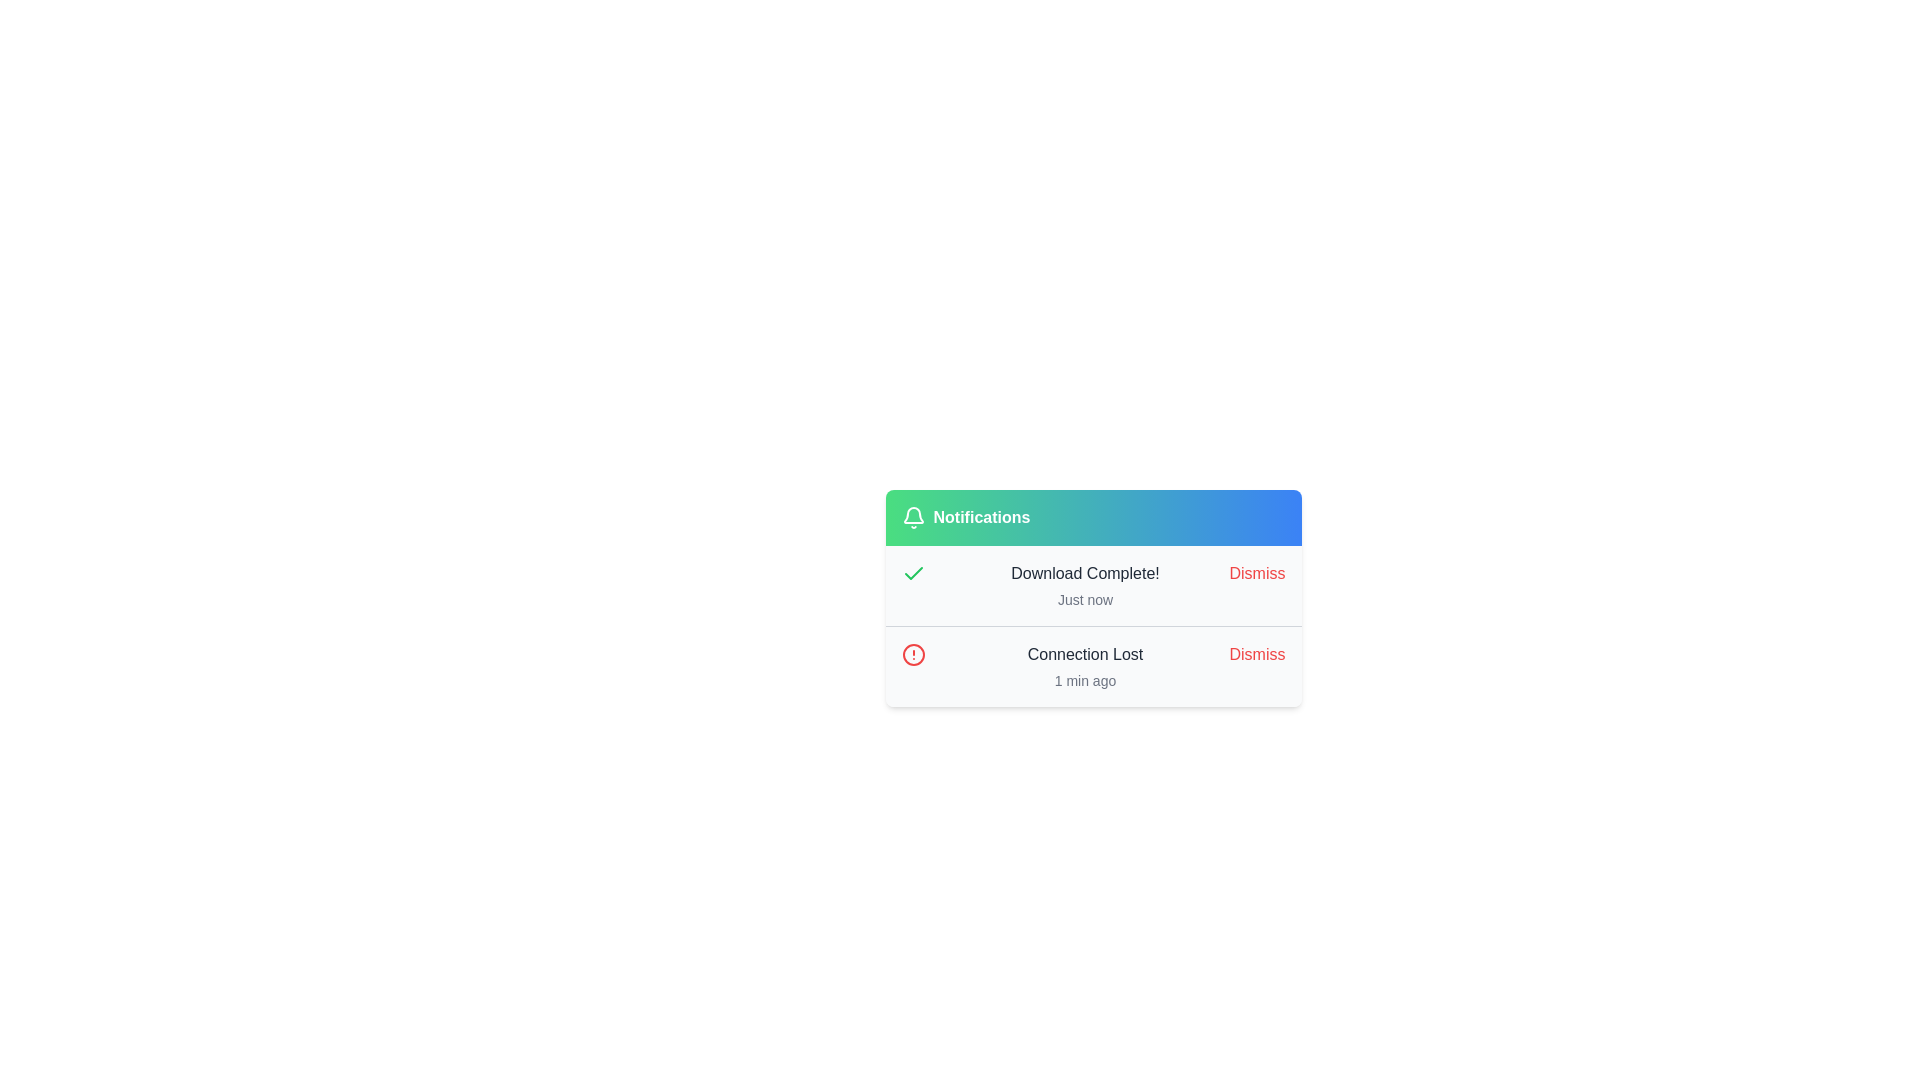  Describe the element at coordinates (1084, 574) in the screenshot. I see `text label that displays 'Download Complete!' in bold dark gray font, located above the 'Just now' text within the notification card` at that location.